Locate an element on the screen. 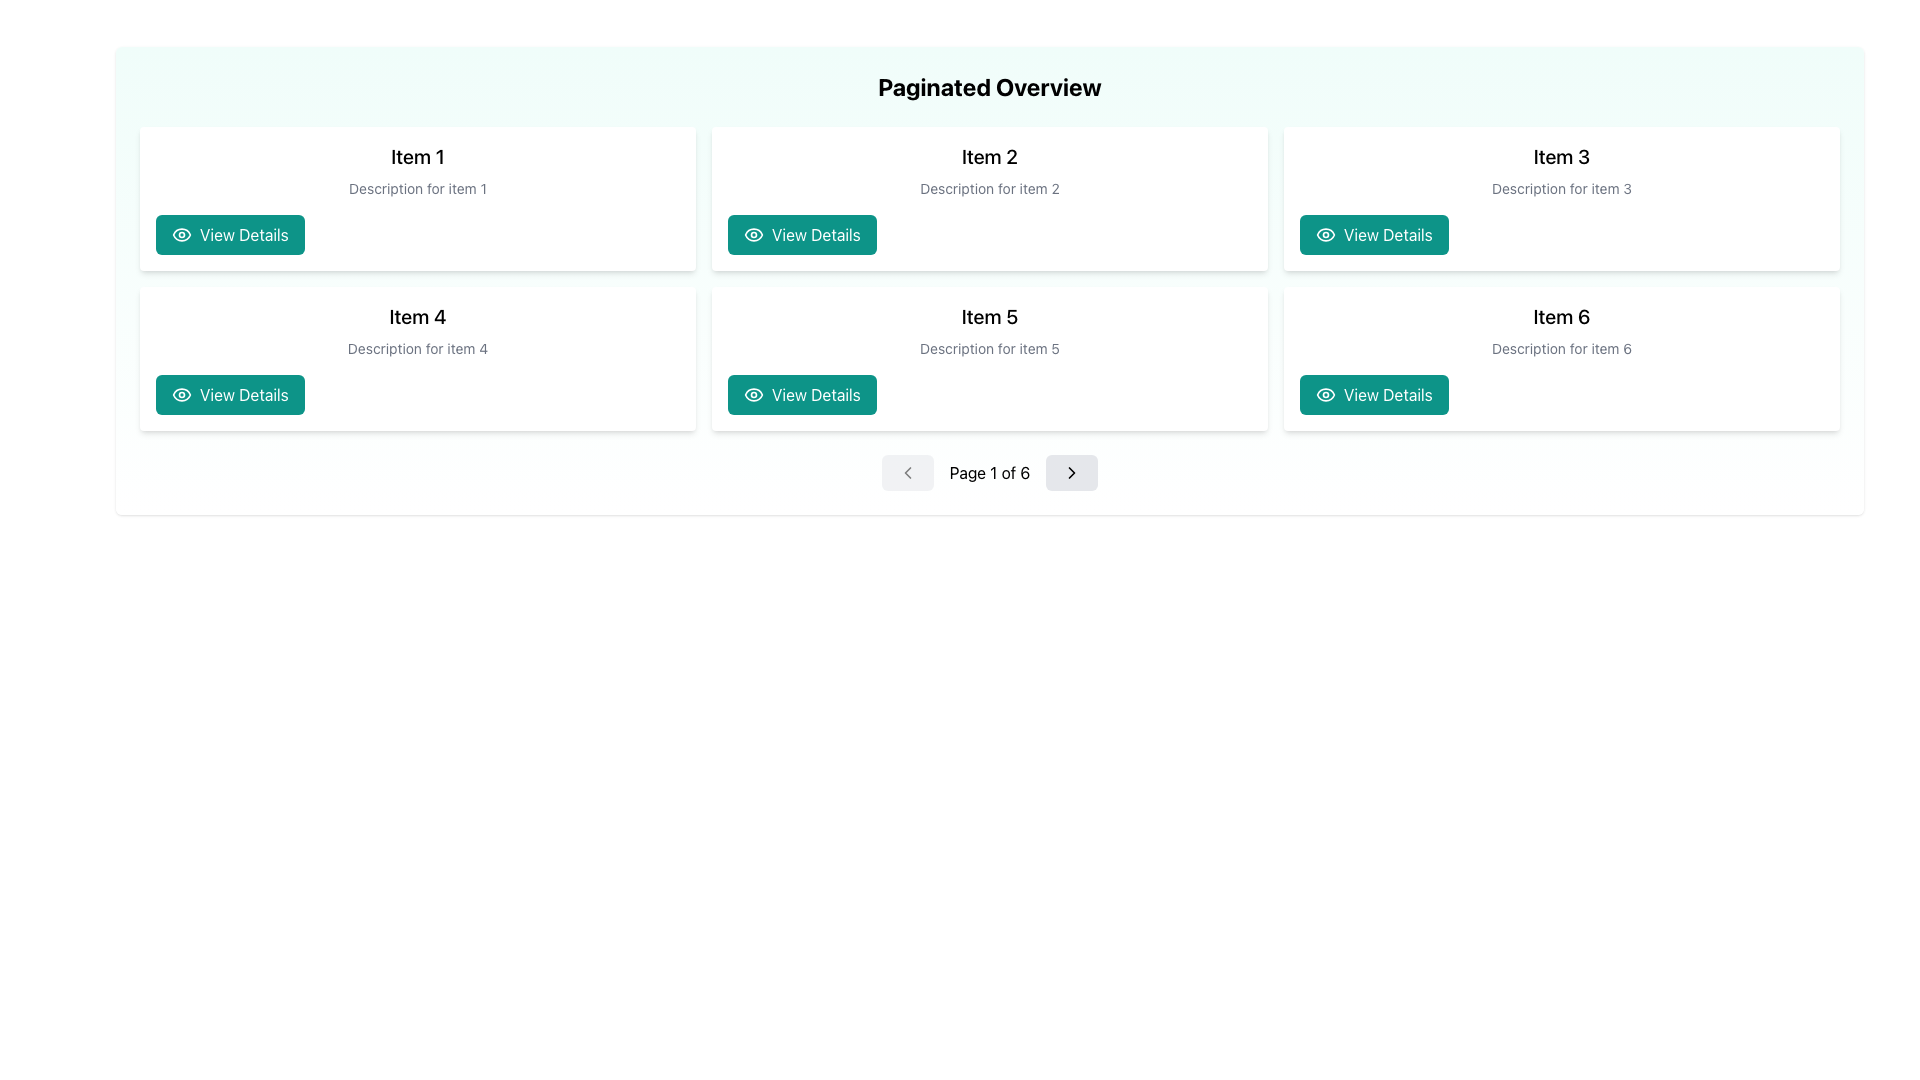 This screenshot has width=1920, height=1080. the icon within the green-teal button labeled 'View Details' that is located below the card titled 'Item 2' in the second column of the top row of items is located at coordinates (752, 234).